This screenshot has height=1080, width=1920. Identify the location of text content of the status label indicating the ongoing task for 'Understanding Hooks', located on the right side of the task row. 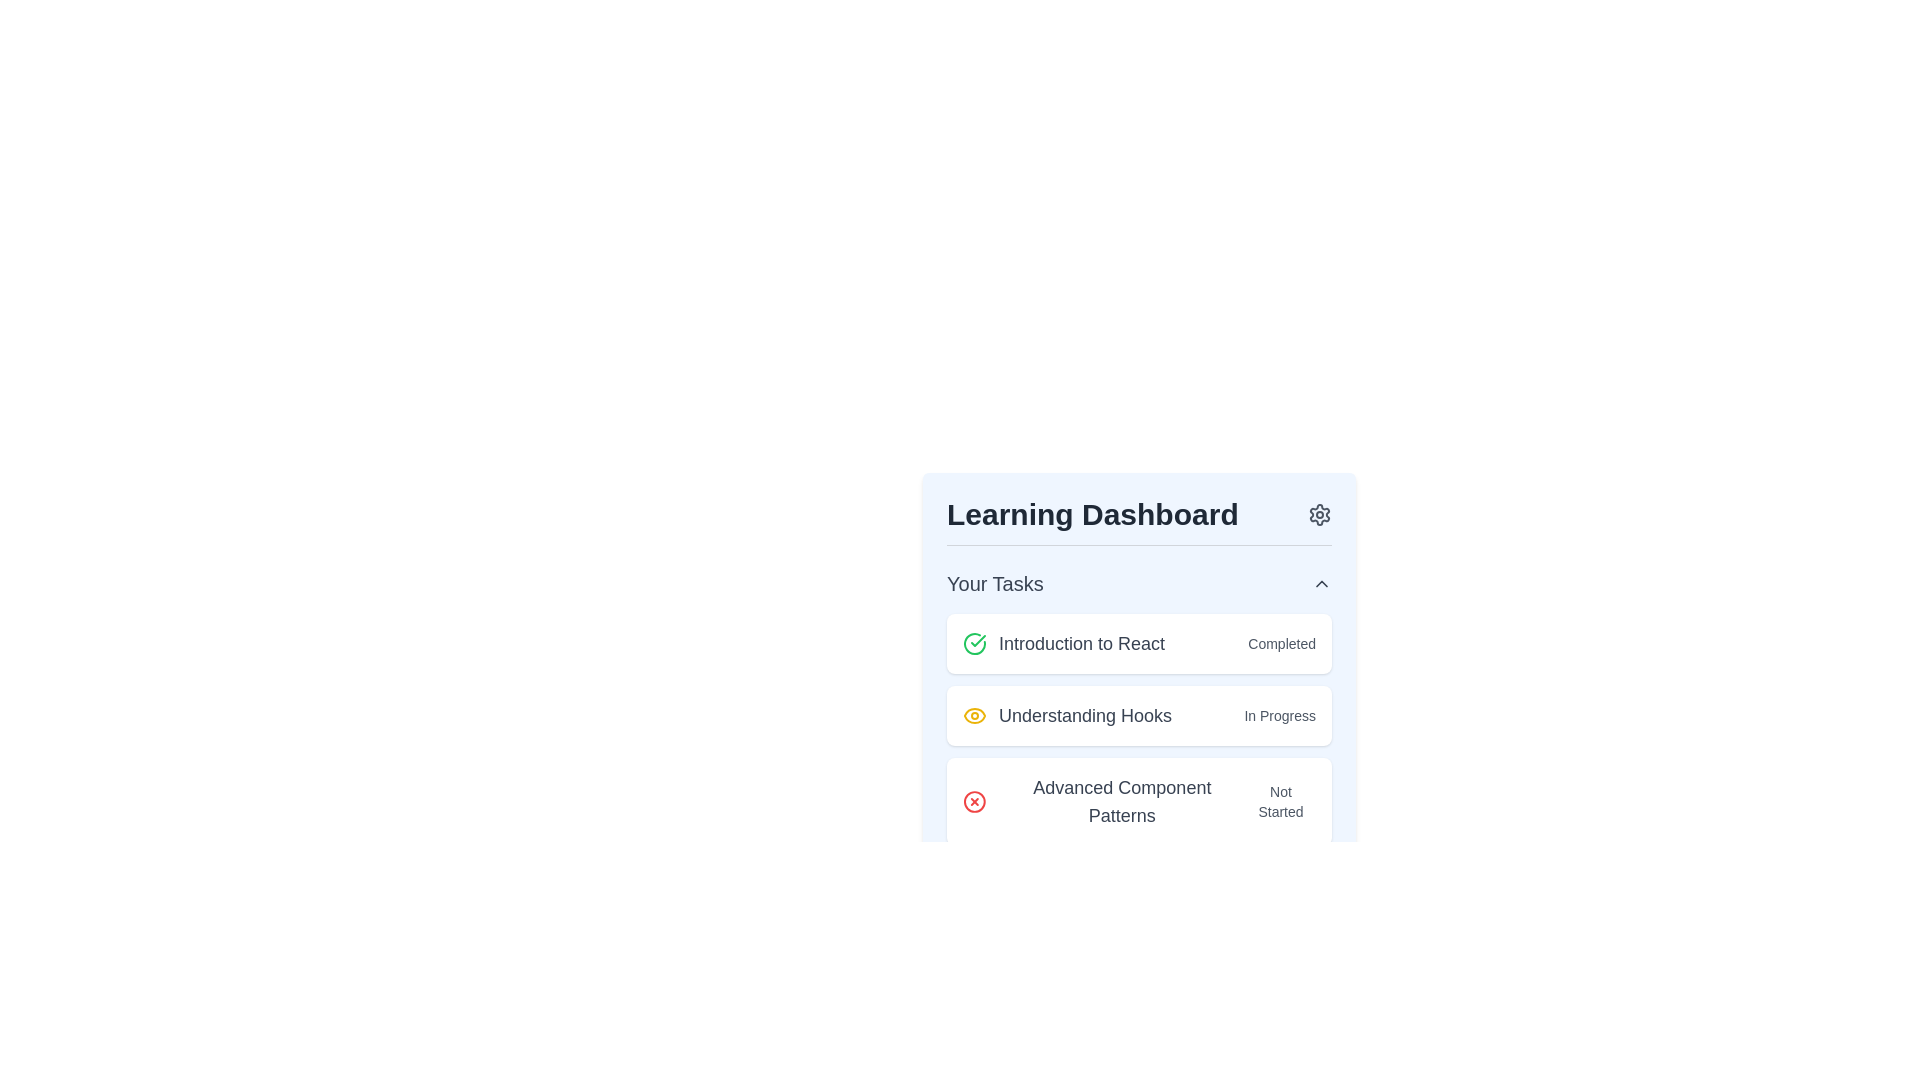
(1280, 715).